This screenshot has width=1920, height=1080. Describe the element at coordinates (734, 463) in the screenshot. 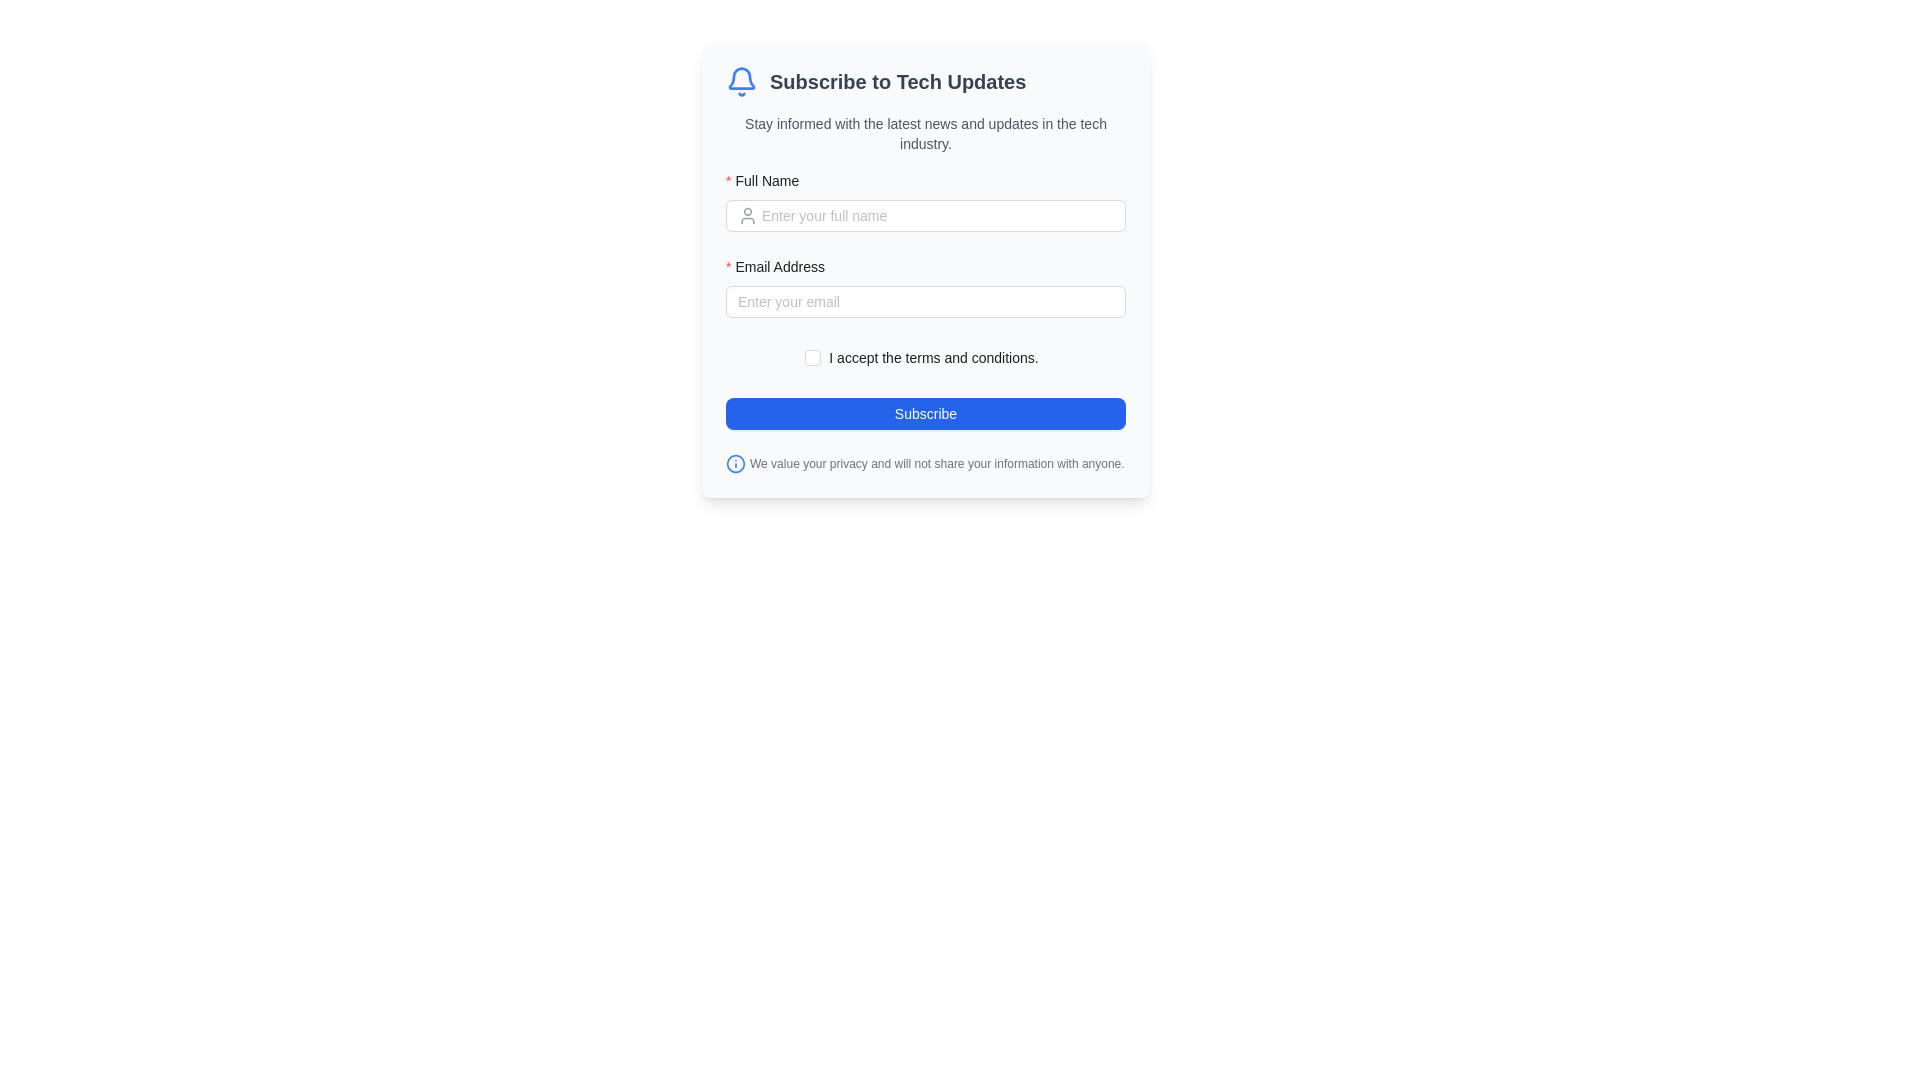

I see `the informational icon located at the bottom-left corner of the privacy statement text note that reads 'We value your privacy and will not share your information with anyone.'` at that location.